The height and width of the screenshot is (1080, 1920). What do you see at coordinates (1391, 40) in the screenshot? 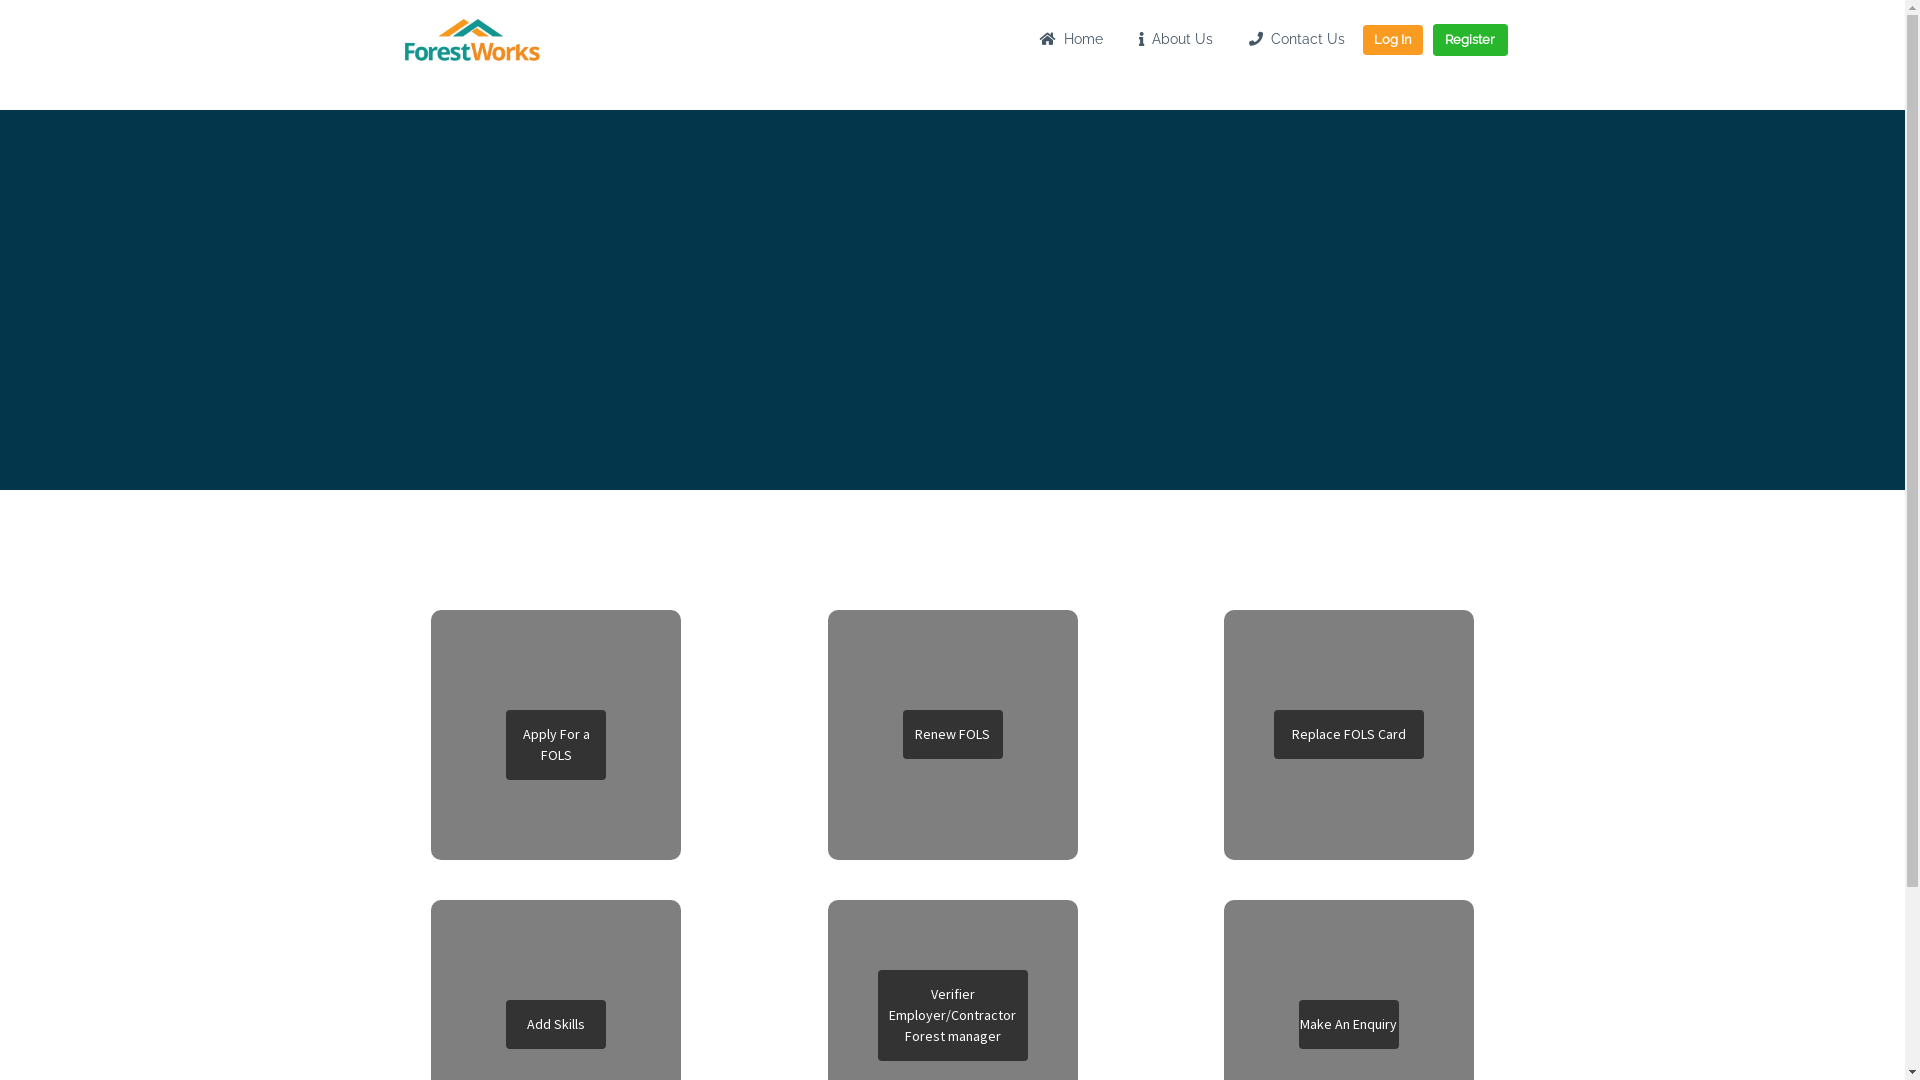
I see `'Log In'` at bounding box center [1391, 40].